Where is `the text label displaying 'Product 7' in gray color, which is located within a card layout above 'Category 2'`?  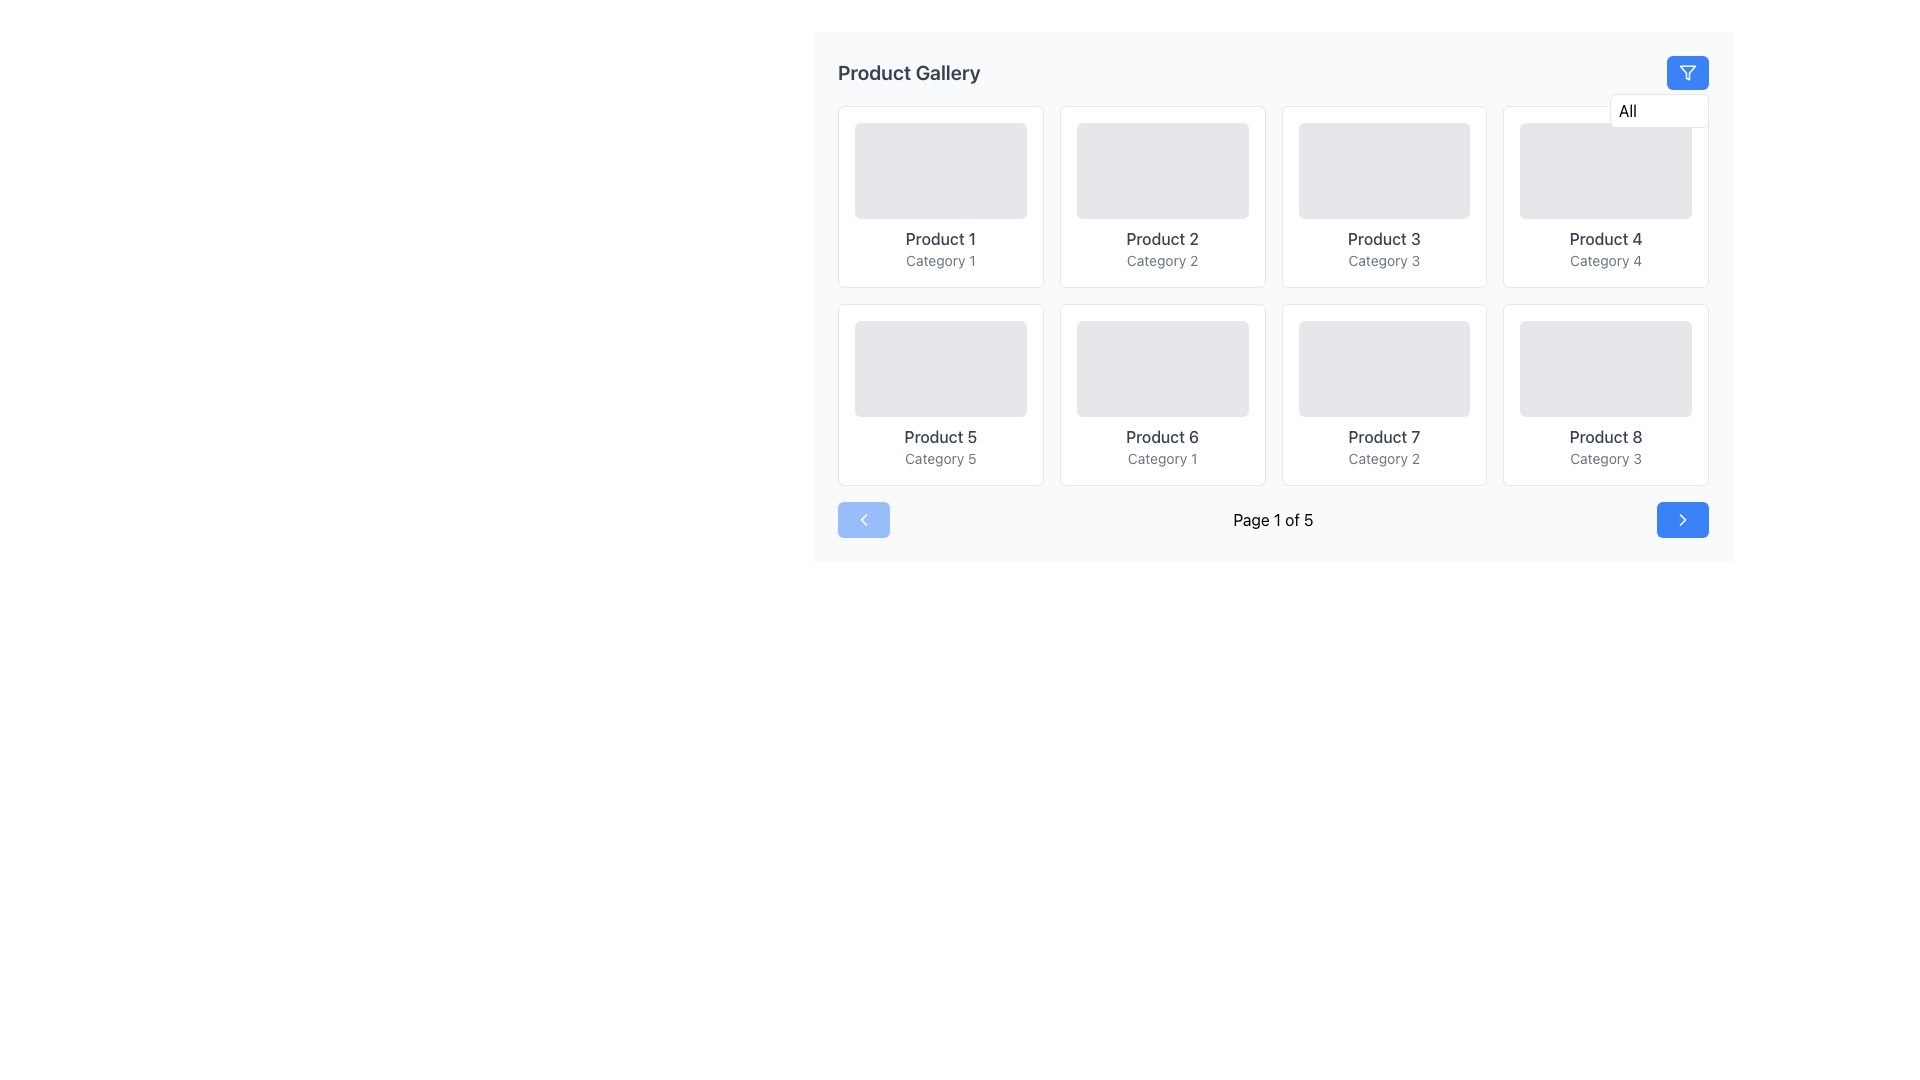
the text label displaying 'Product 7' in gray color, which is located within a card layout above 'Category 2' is located at coordinates (1383, 435).